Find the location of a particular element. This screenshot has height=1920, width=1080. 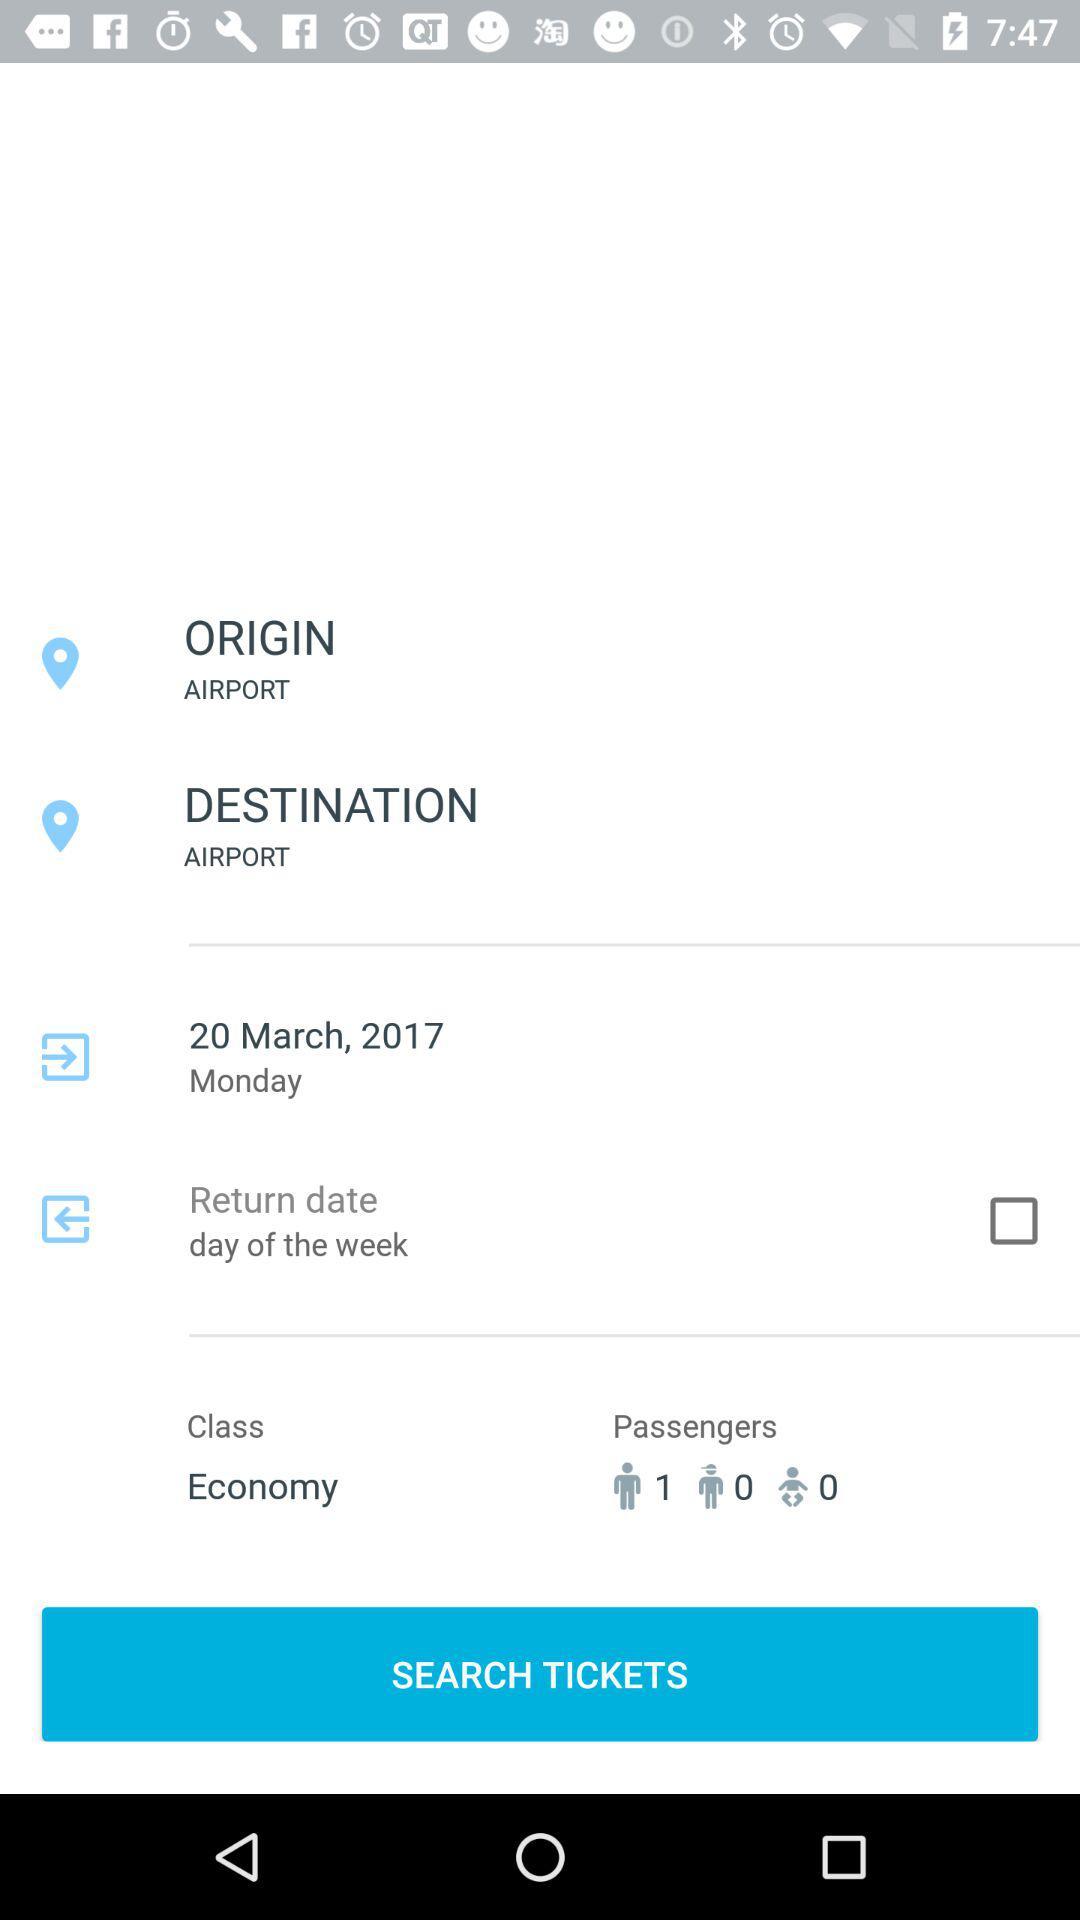

the second location symbol from the top is located at coordinates (59, 826).